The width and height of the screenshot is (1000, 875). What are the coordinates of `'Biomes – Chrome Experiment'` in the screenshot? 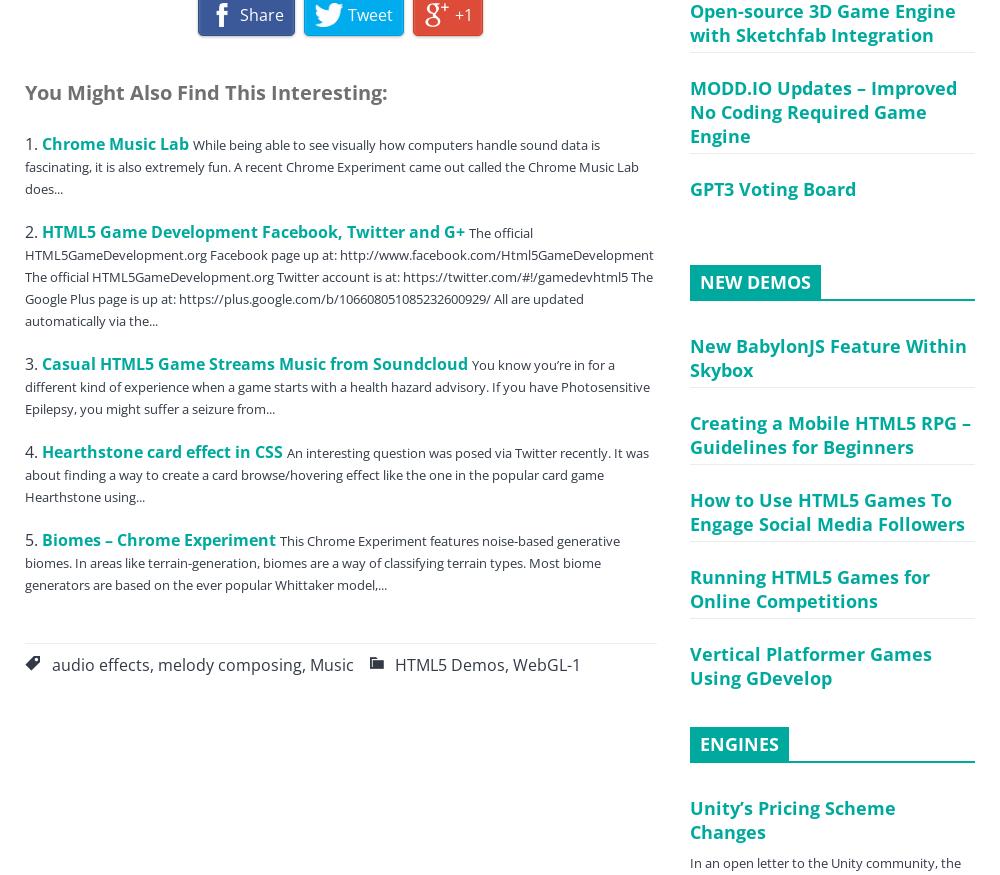 It's located at (161, 538).